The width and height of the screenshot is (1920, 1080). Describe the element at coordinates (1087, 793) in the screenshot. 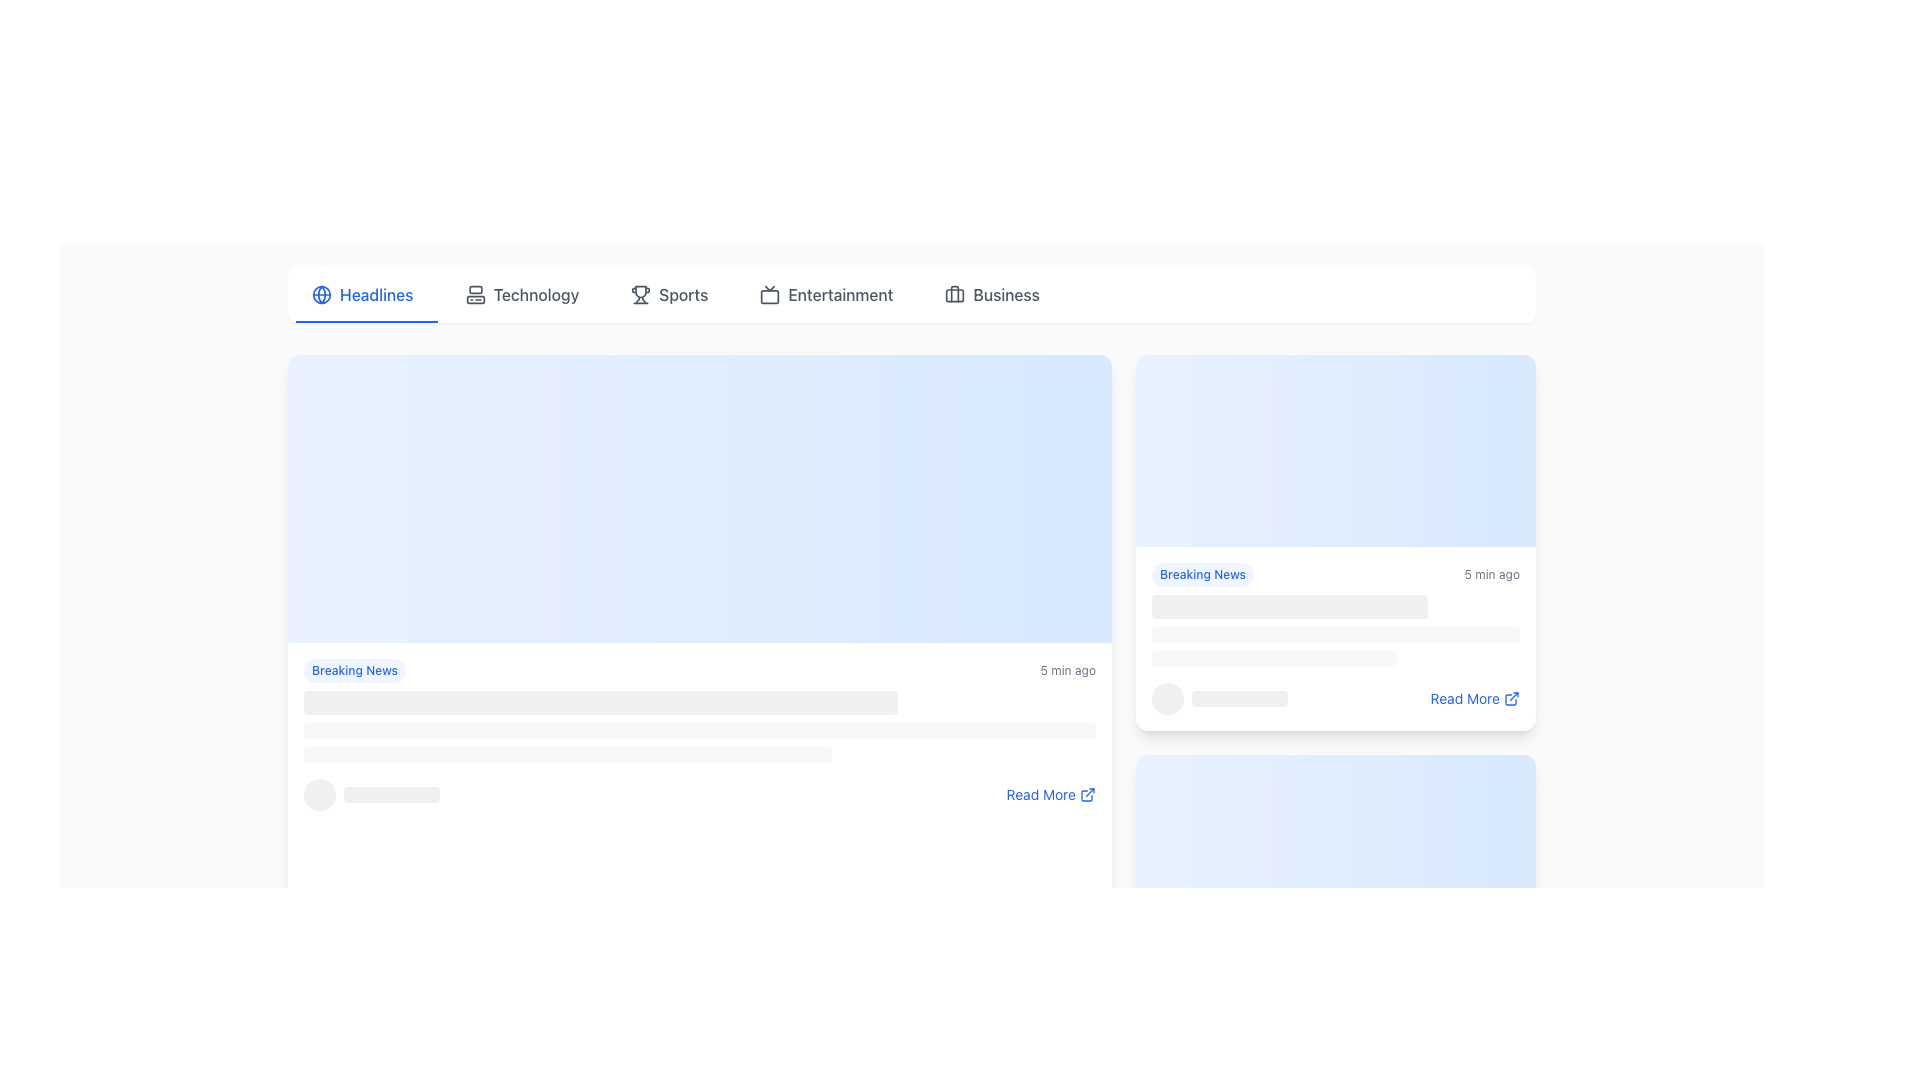

I see `the external link SVG icon located immediately to the right of the 'Read More' text in the bottom-right corner of the card-like section` at that location.